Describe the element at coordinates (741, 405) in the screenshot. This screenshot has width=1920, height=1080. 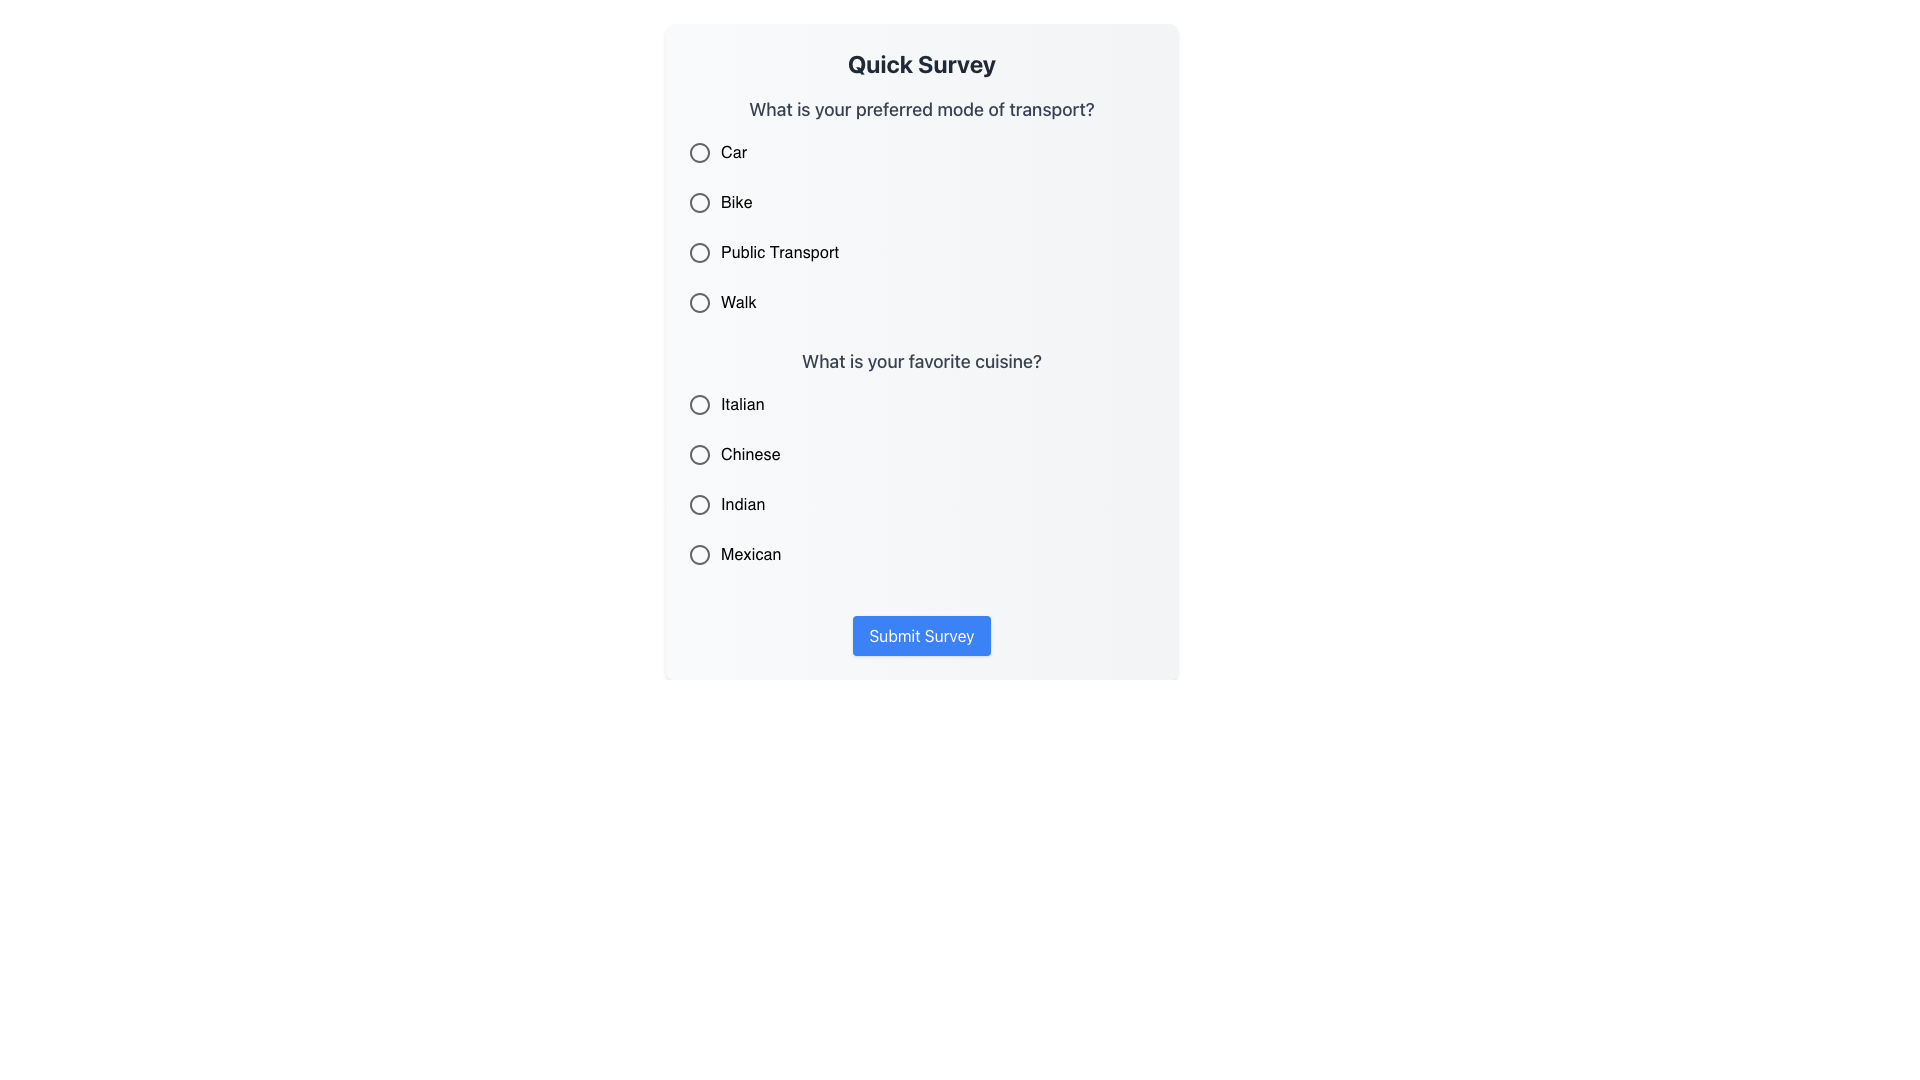
I see `the 'Italian' text label which serves as a label for the associated radio button in the 'What is your favorite cuisine?' question group` at that location.